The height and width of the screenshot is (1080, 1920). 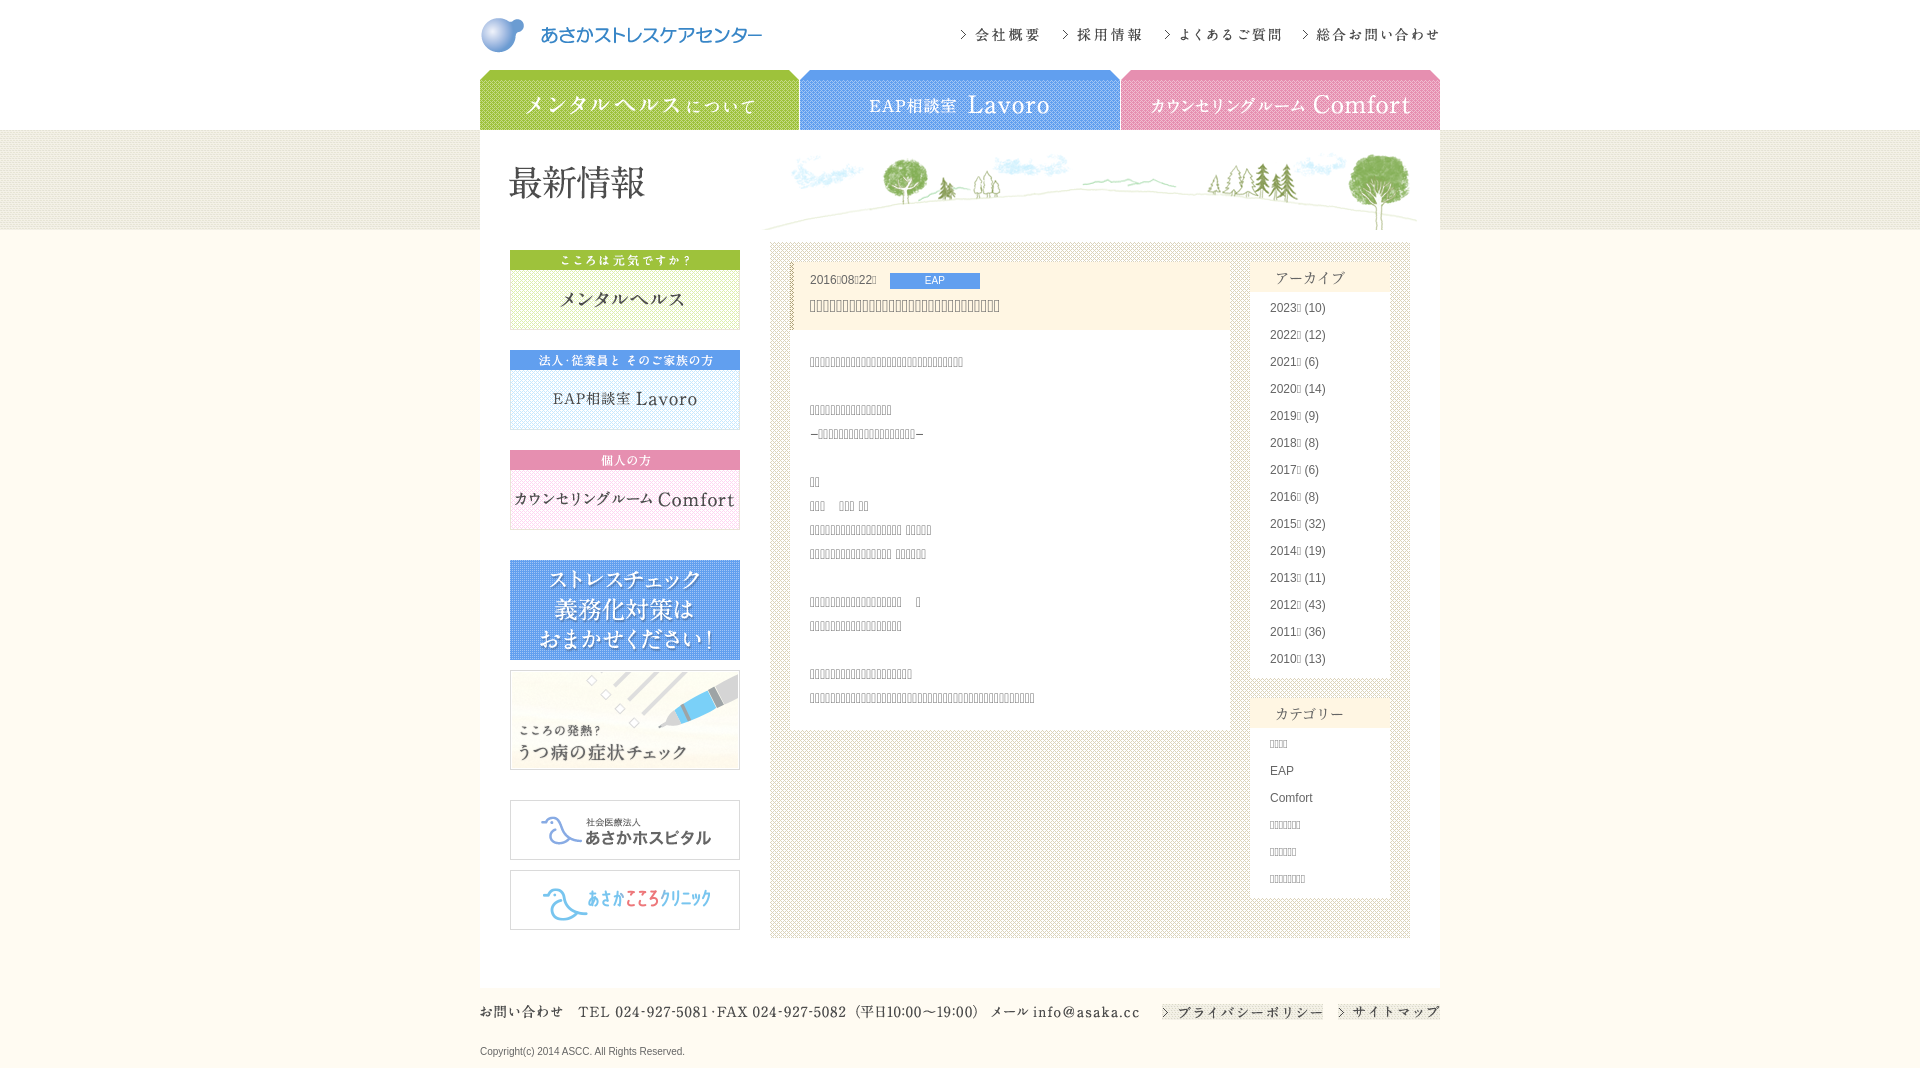 I want to click on 'EAP', so click(x=929, y=280).